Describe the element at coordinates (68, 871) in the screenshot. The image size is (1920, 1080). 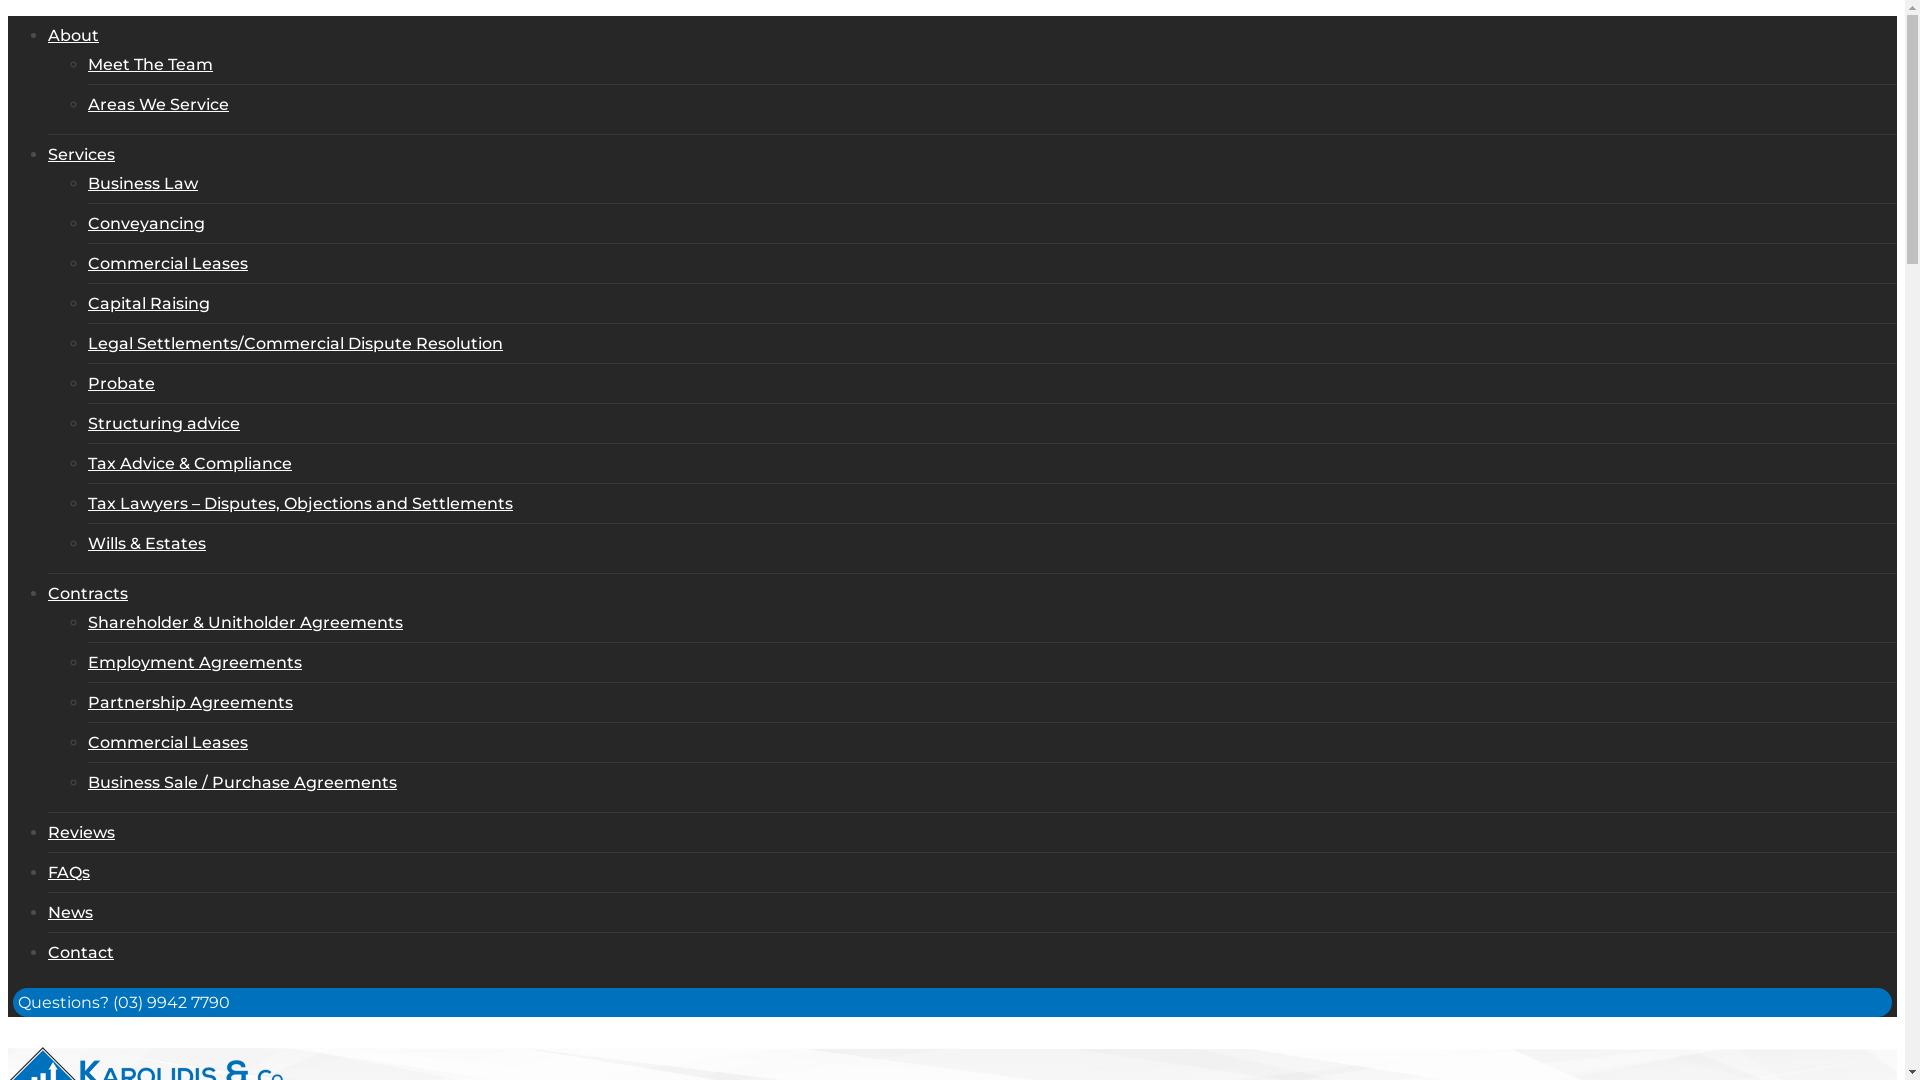
I see `'FAQs'` at that location.